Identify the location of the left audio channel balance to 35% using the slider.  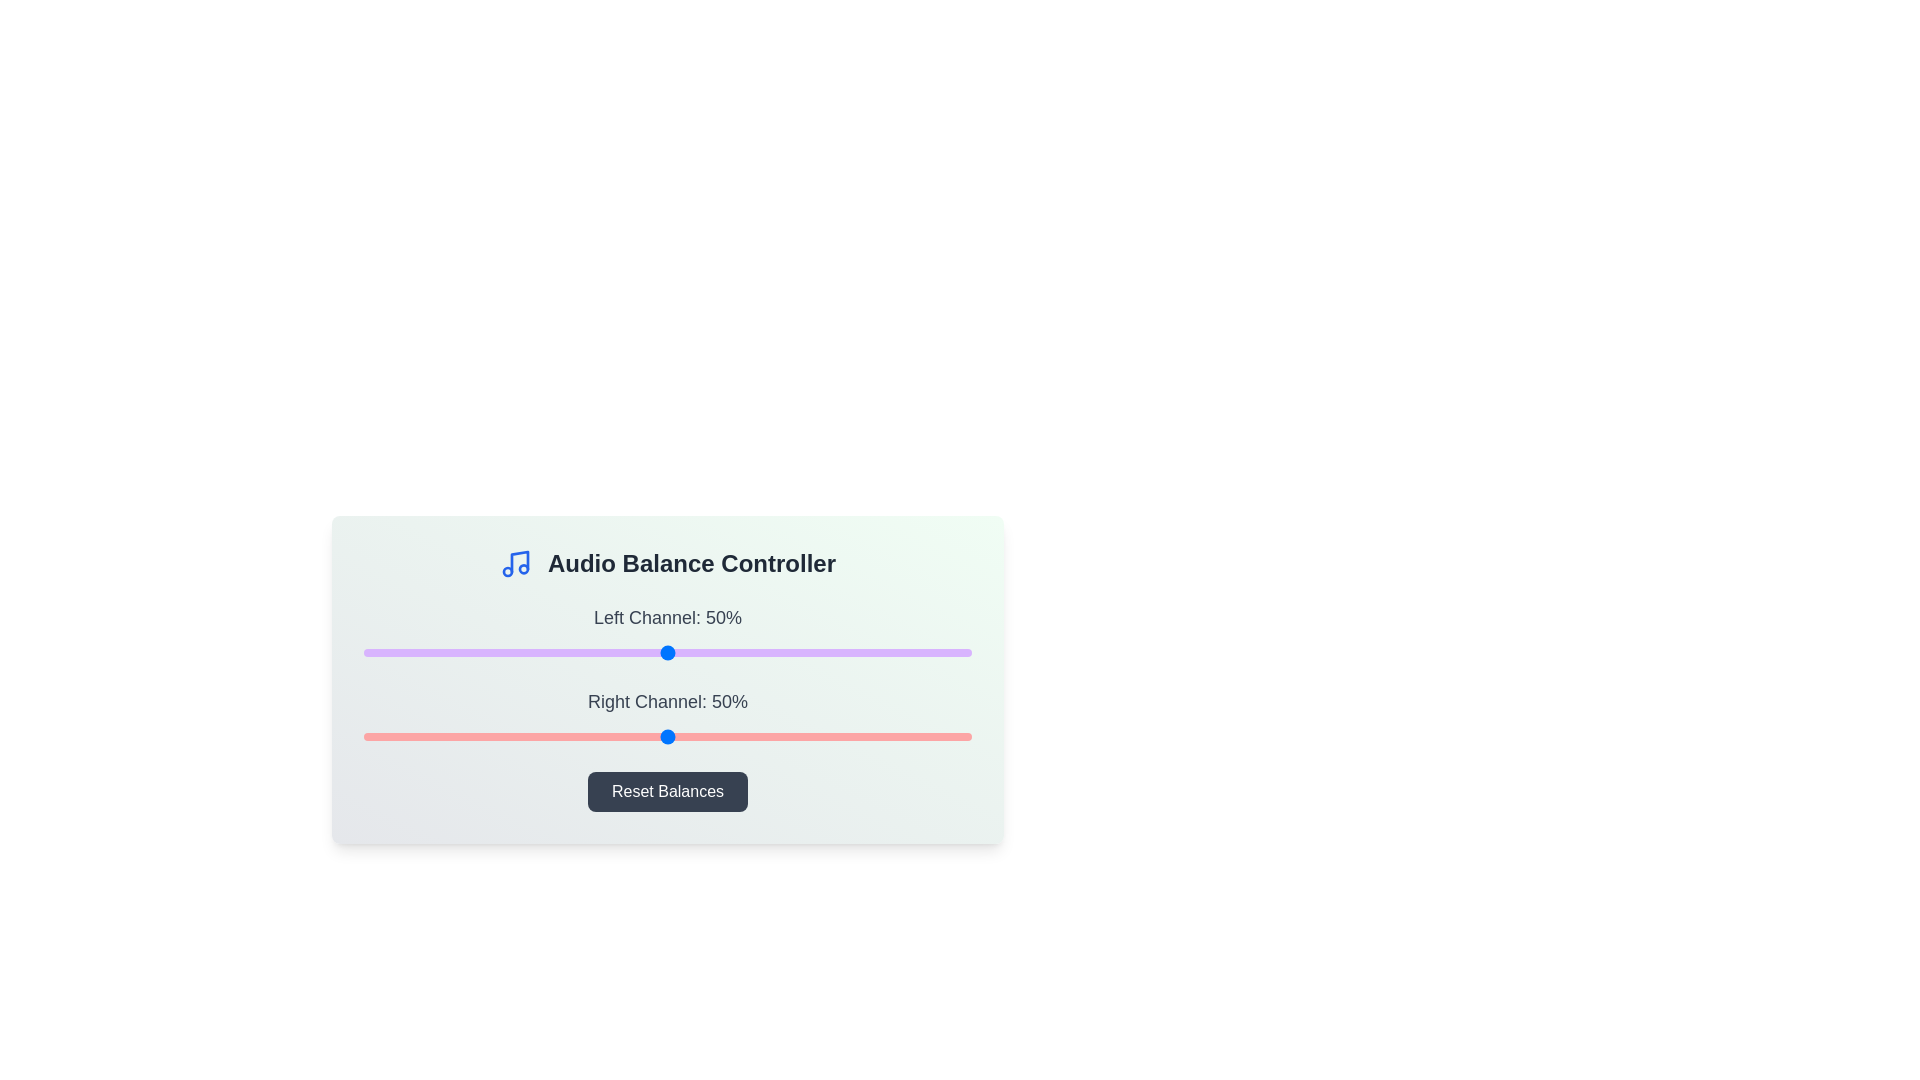
(575, 652).